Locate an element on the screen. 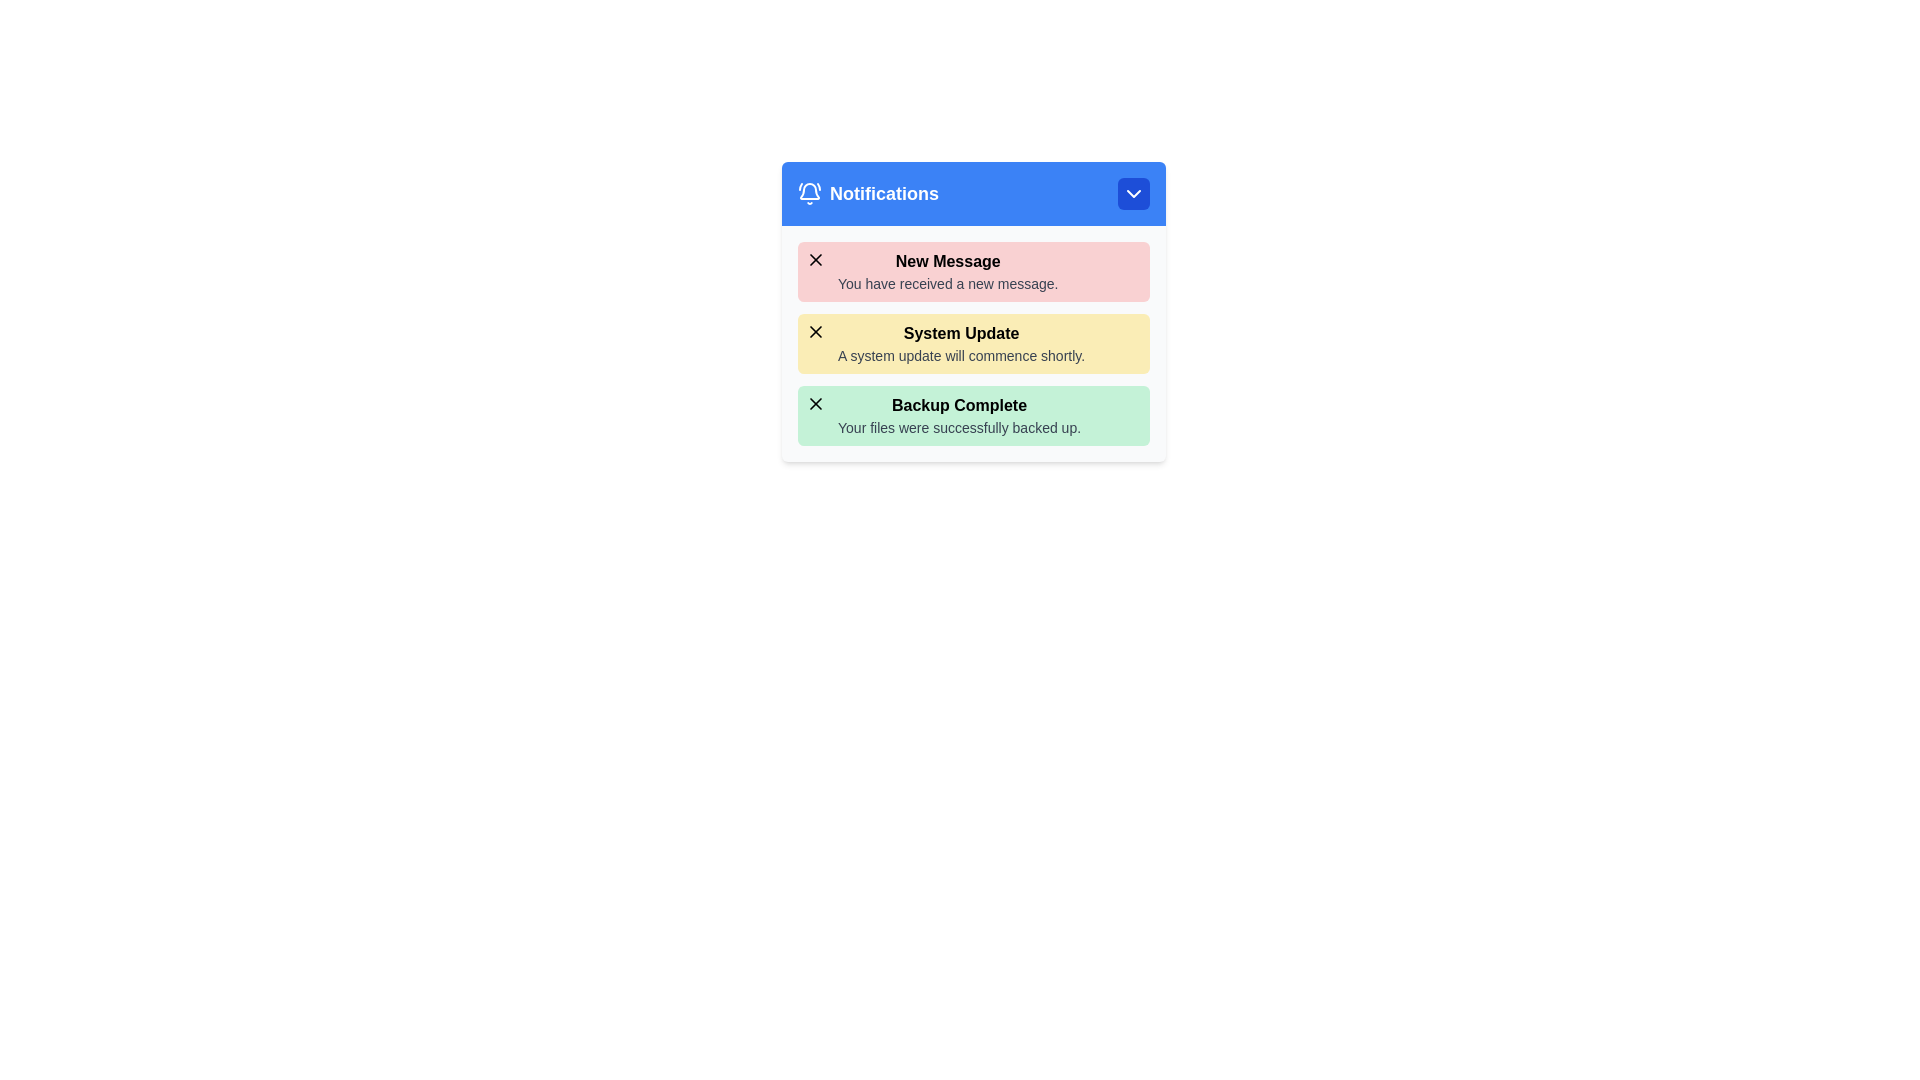 This screenshot has width=1920, height=1080. the small rectangular button with rounded corners and a blue background, located at the top-right corner of the 'Notifications' header is located at coordinates (1133, 193).